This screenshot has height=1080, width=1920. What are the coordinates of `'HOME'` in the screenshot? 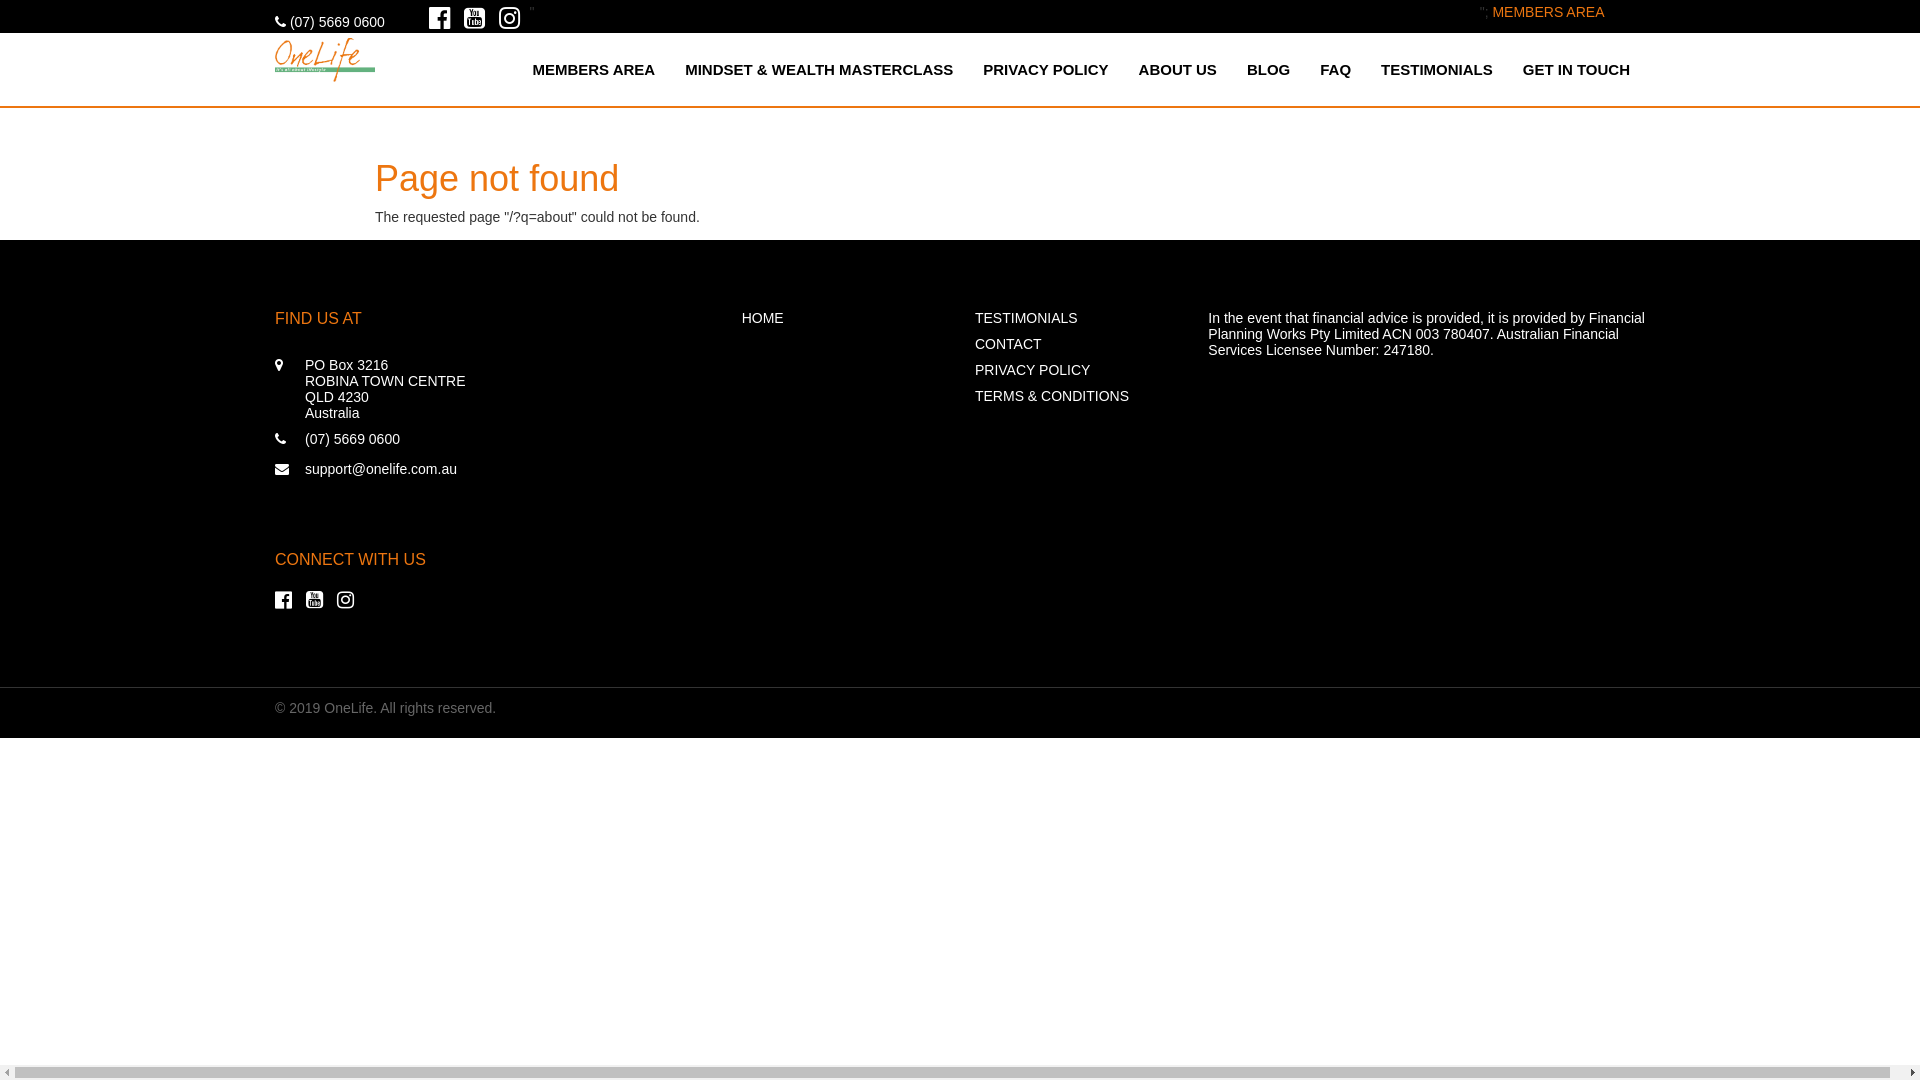 It's located at (843, 316).